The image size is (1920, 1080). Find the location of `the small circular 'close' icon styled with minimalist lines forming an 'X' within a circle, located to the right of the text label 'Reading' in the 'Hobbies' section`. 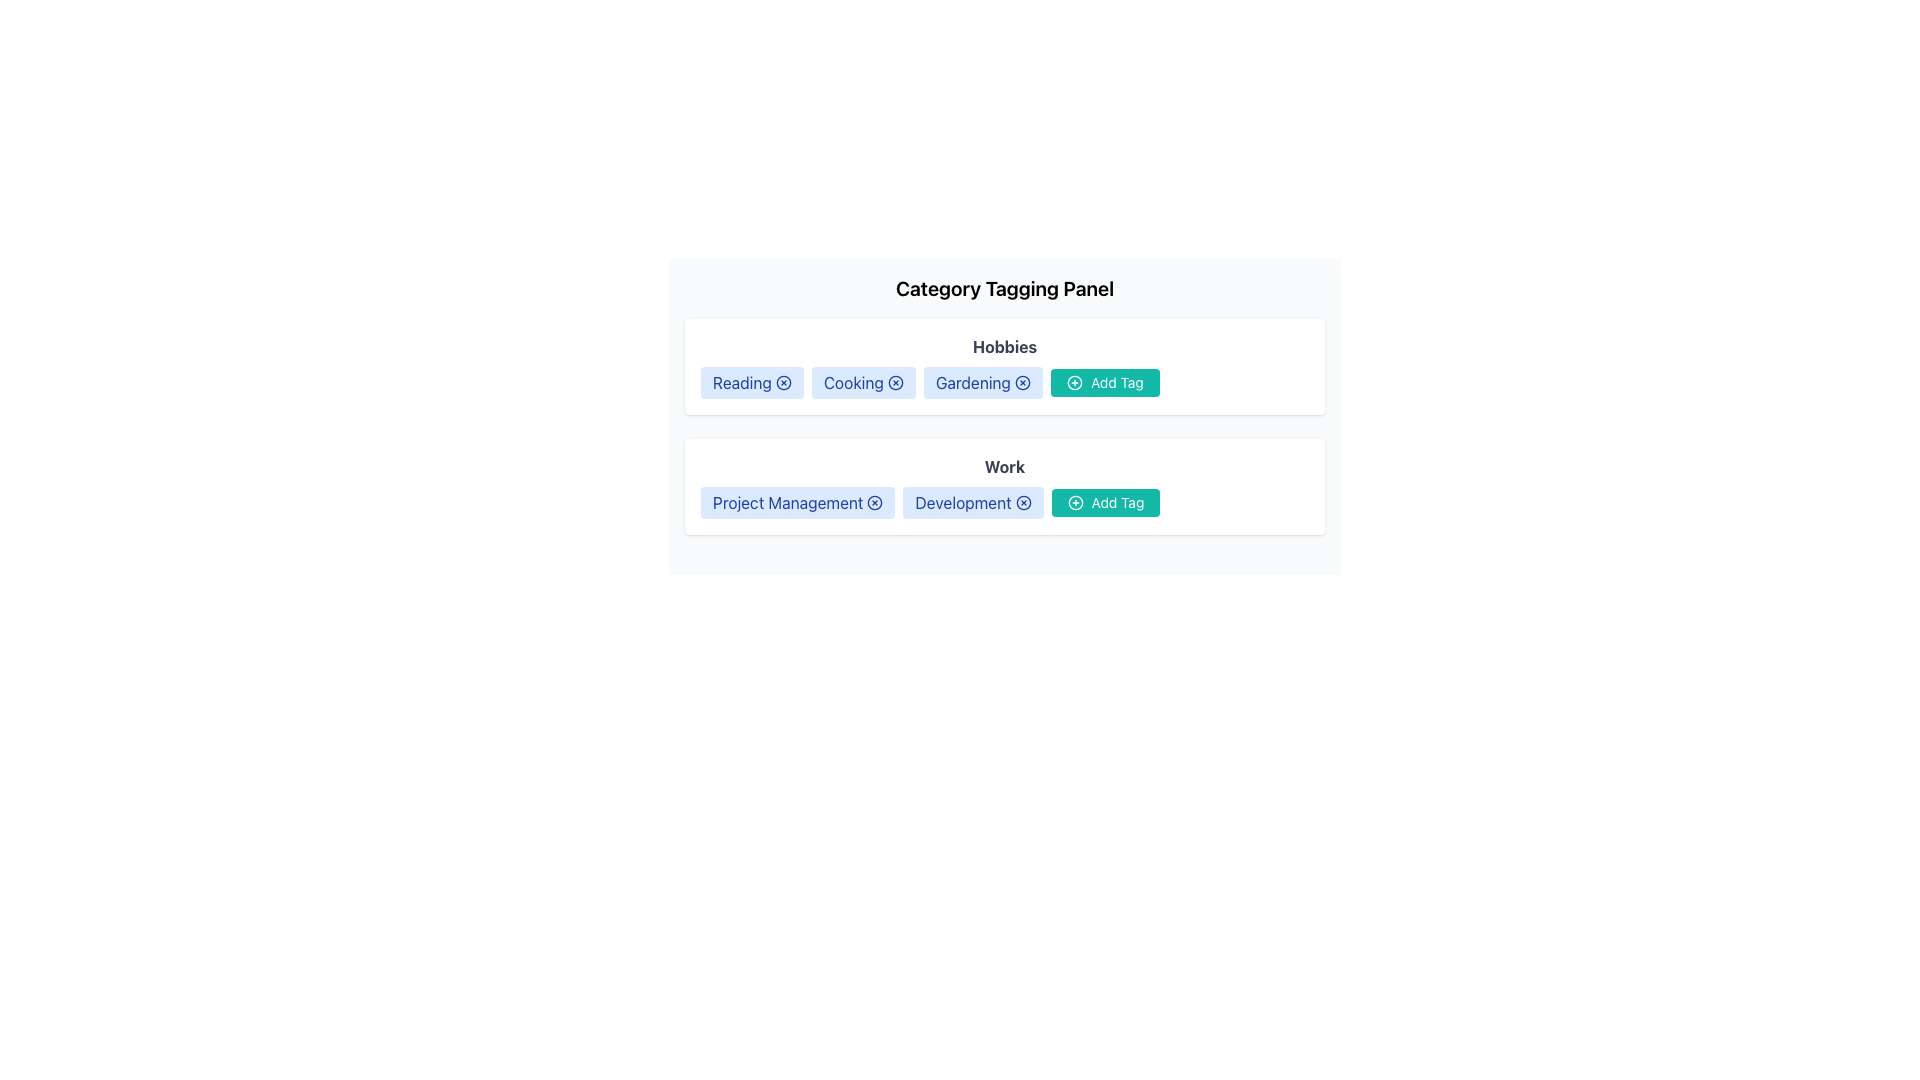

the small circular 'close' icon styled with minimalist lines forming an 'X' within a circle, located to the right of the text label 'Reading' in the 'Hobbies' section is located at coordinates (782, 382).